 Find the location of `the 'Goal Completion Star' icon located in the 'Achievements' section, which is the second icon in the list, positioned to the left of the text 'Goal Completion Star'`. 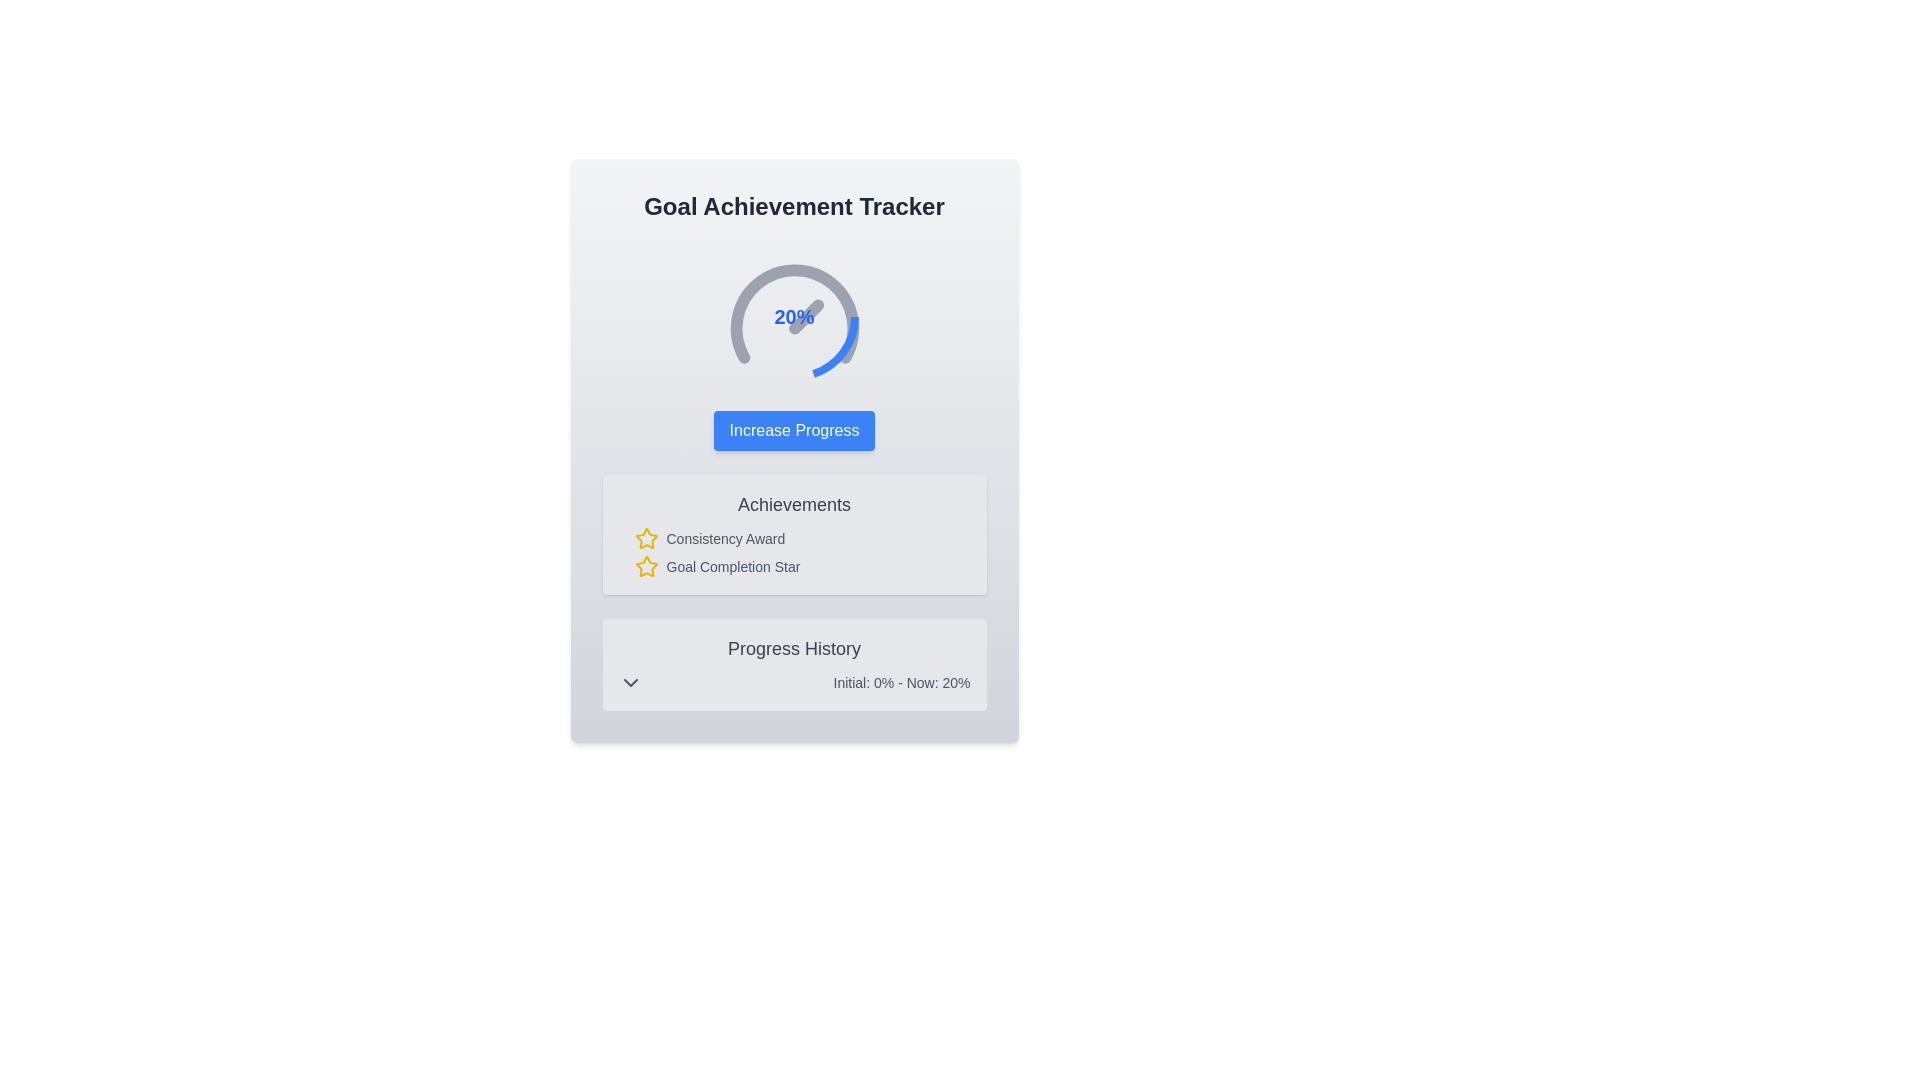

the 'Goal Completion Star' icon located in the 'Achievements' section, which is the second icon in the list, positioned to the left of the text 'Goal Completion Star' is located at coordinates (646, 567).